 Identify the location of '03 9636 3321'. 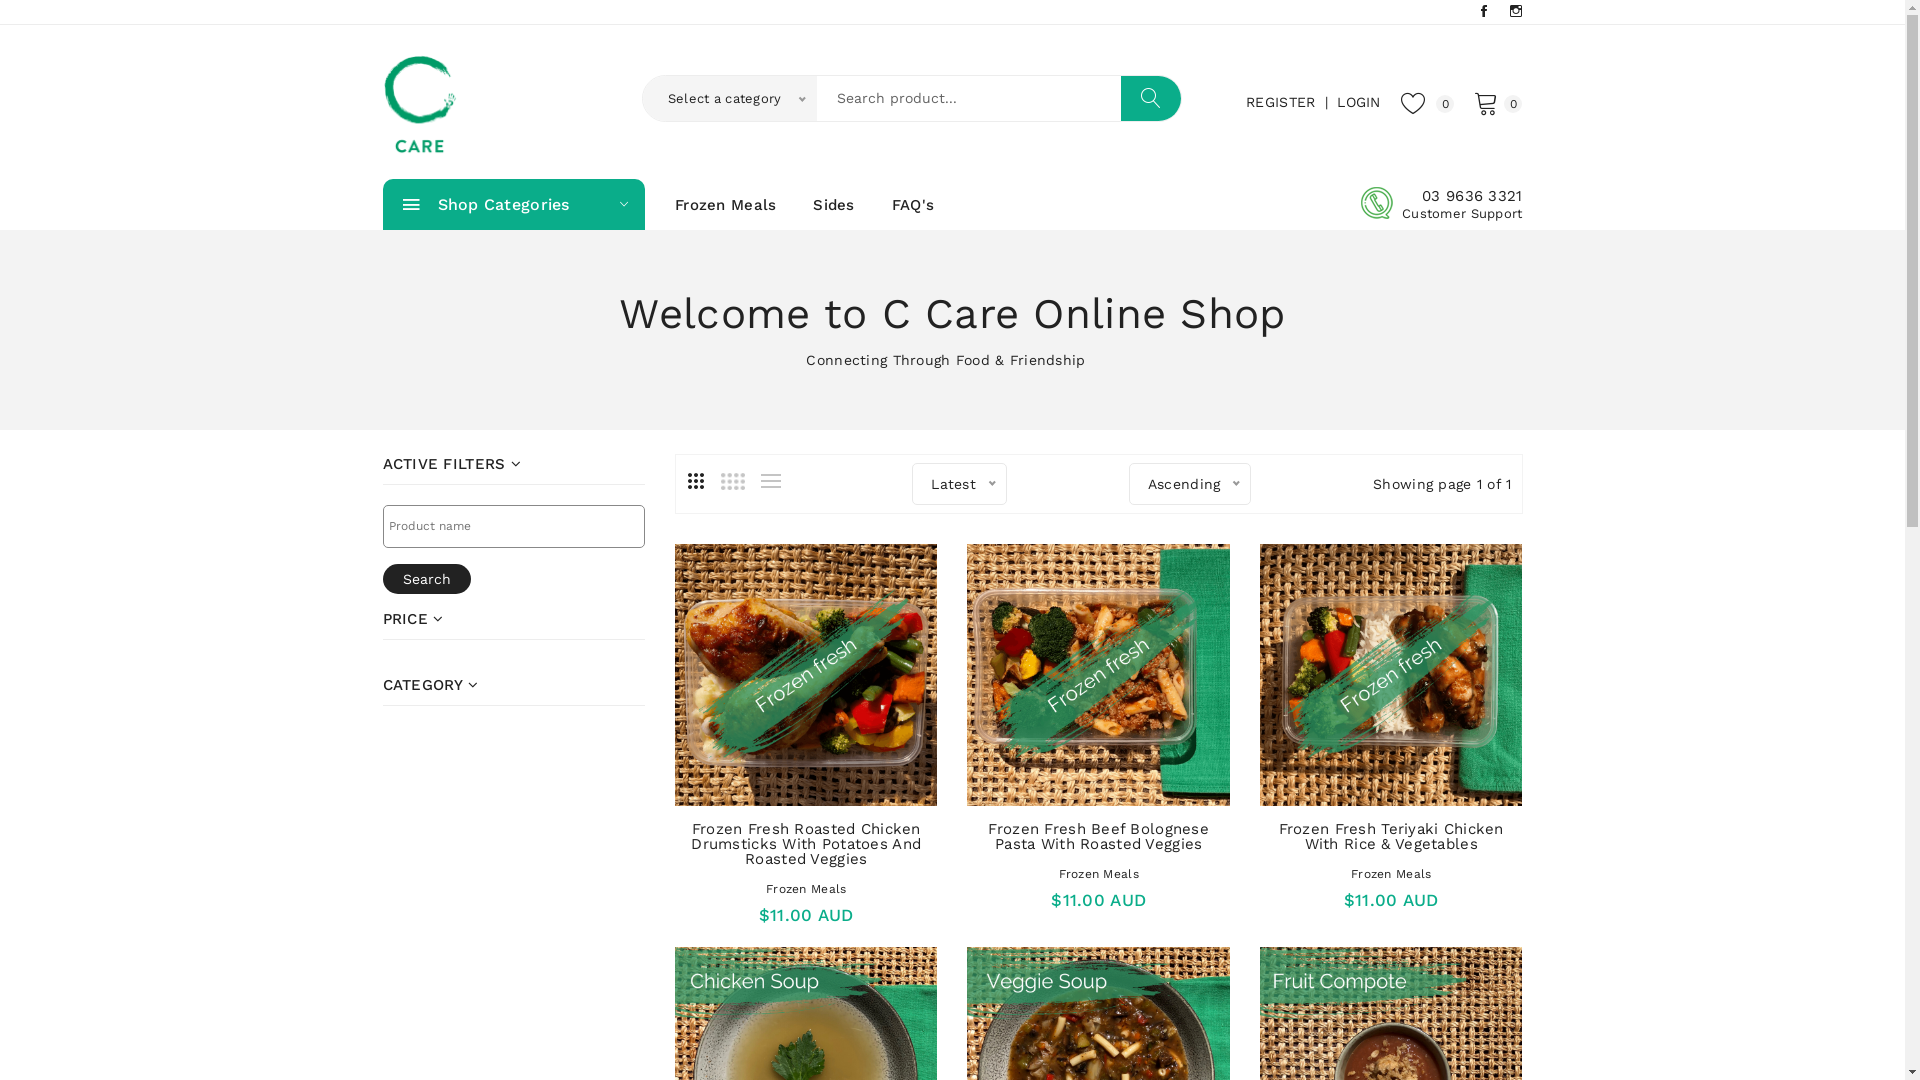
(1400, 195).